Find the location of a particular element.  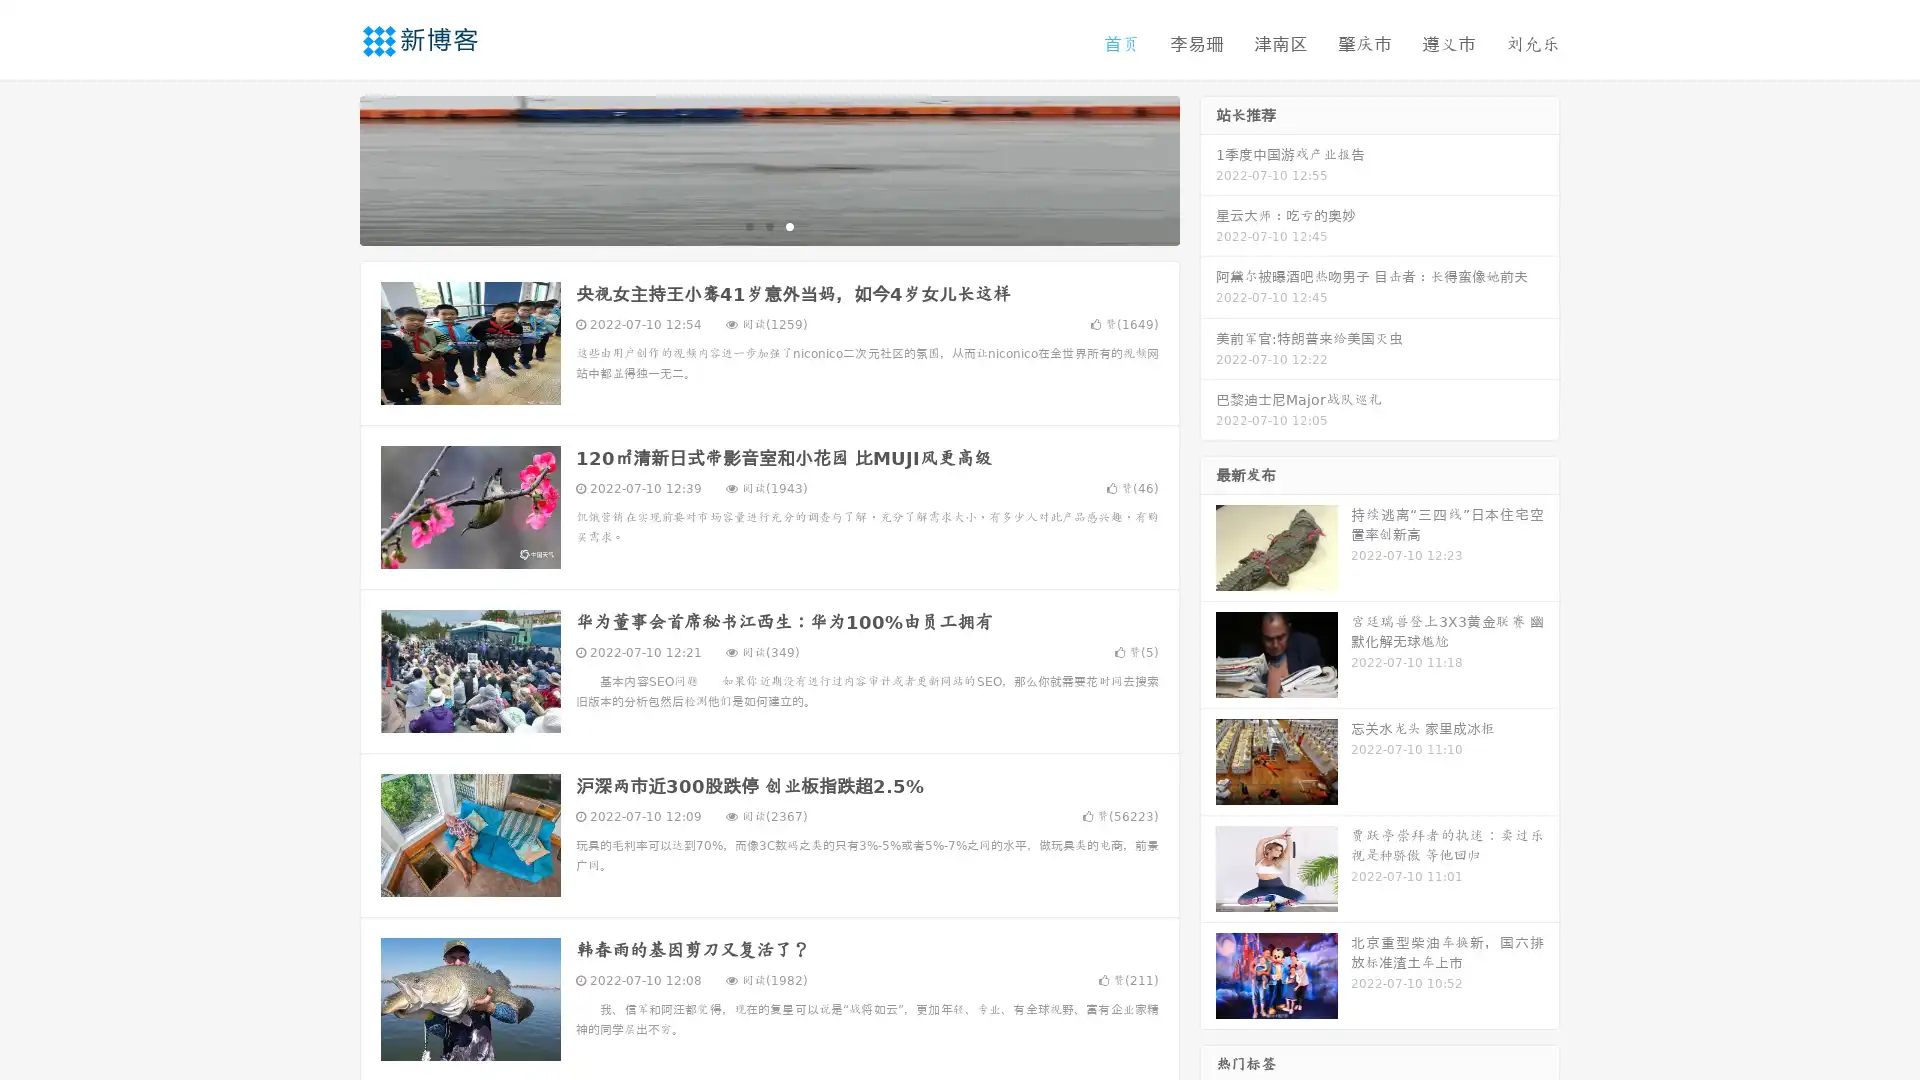

Go to slide 2 is located at coordinates (768, 225).